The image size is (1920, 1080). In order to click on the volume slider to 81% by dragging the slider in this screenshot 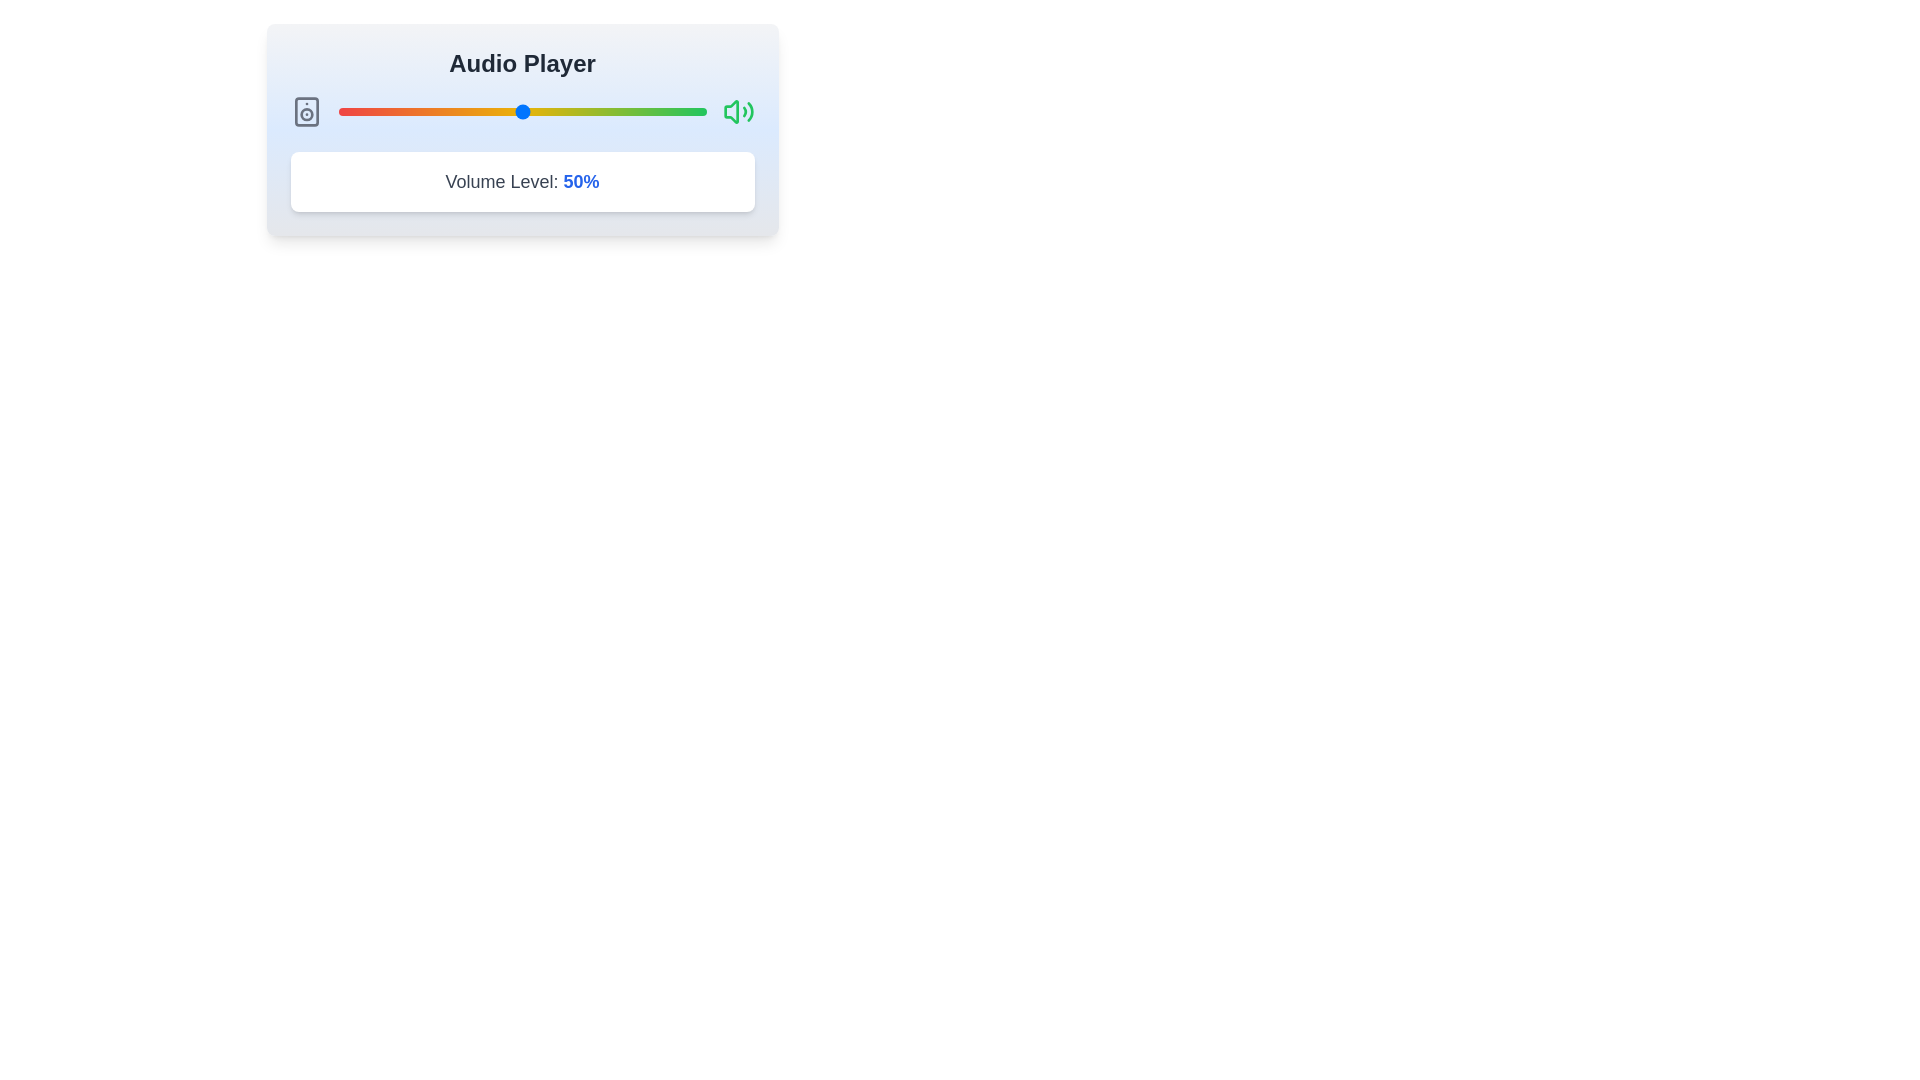, I will do `click(635, 111)`.